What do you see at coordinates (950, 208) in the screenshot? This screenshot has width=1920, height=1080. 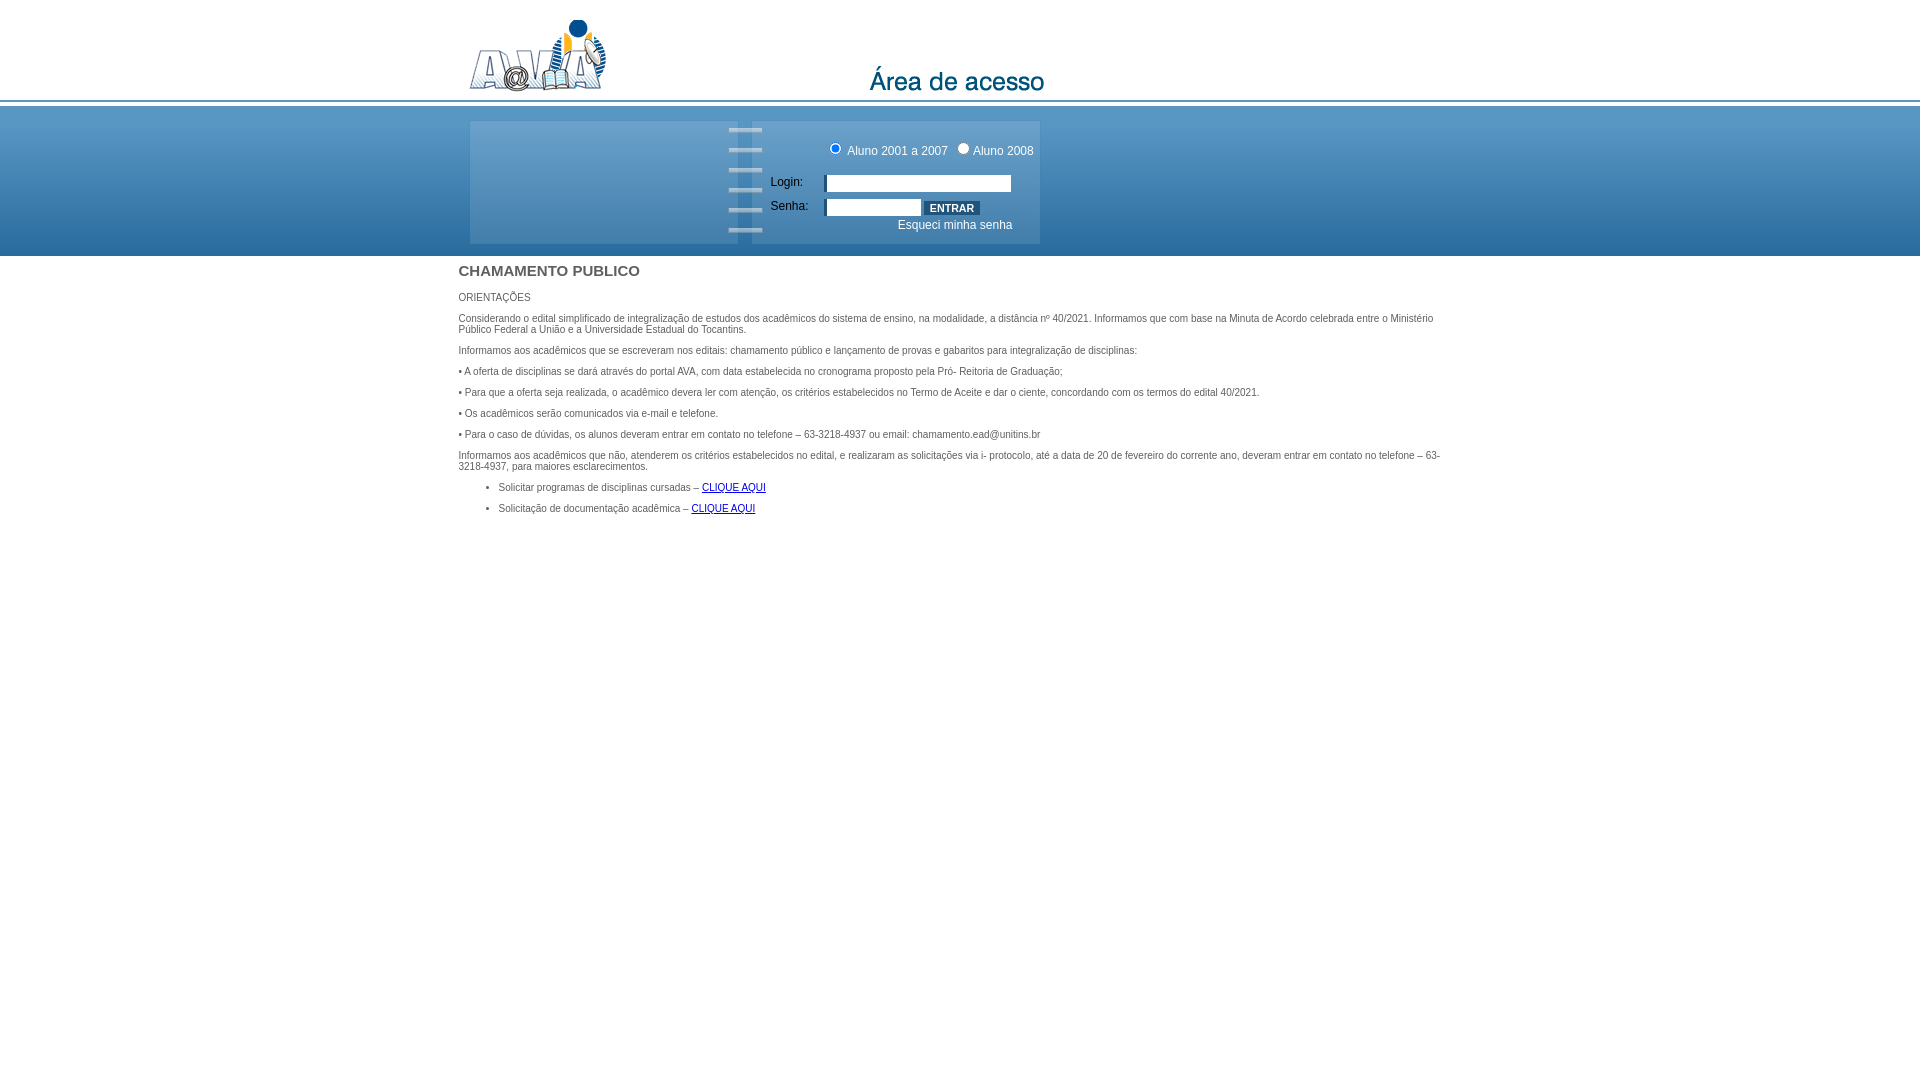 I see `'ENTRAR'` at bounding box center [950, 208].